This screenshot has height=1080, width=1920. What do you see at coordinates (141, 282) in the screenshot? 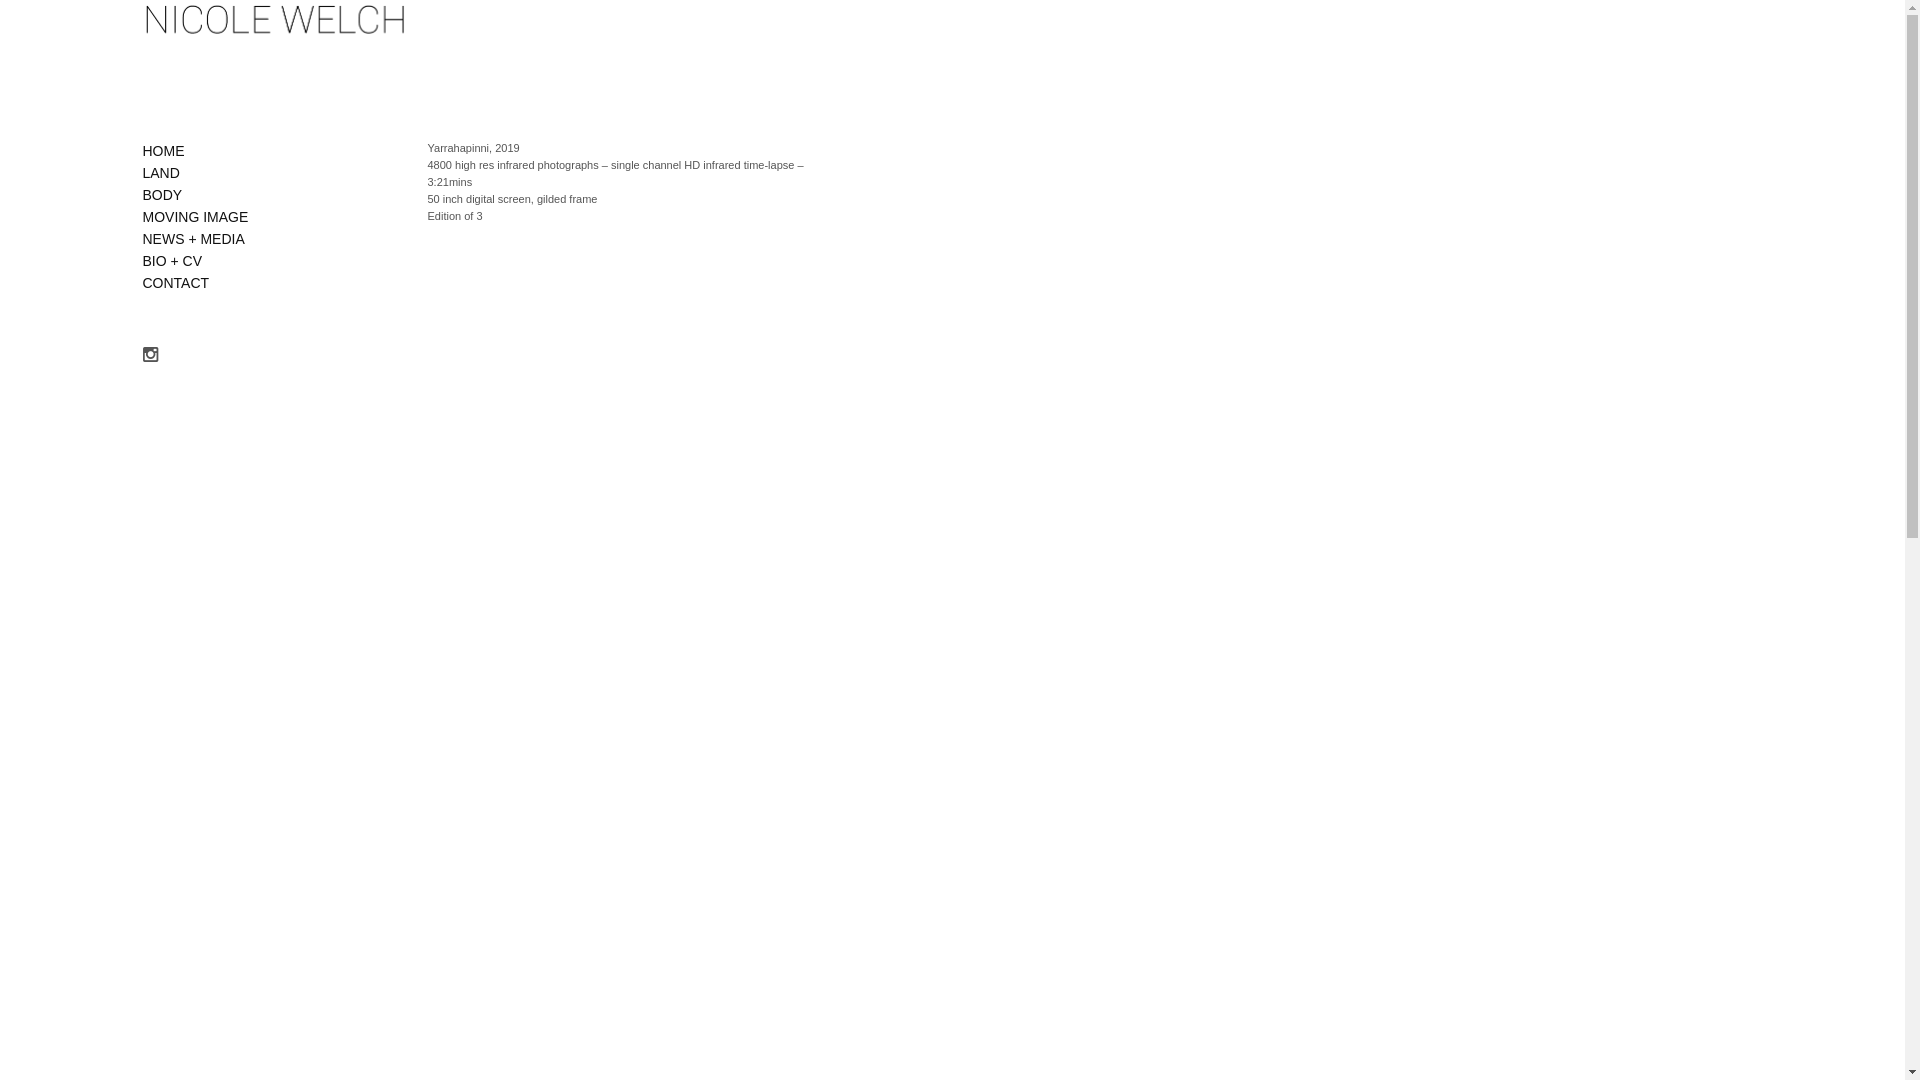
I see `'CONTACT'` at bounding box center [141, 282].